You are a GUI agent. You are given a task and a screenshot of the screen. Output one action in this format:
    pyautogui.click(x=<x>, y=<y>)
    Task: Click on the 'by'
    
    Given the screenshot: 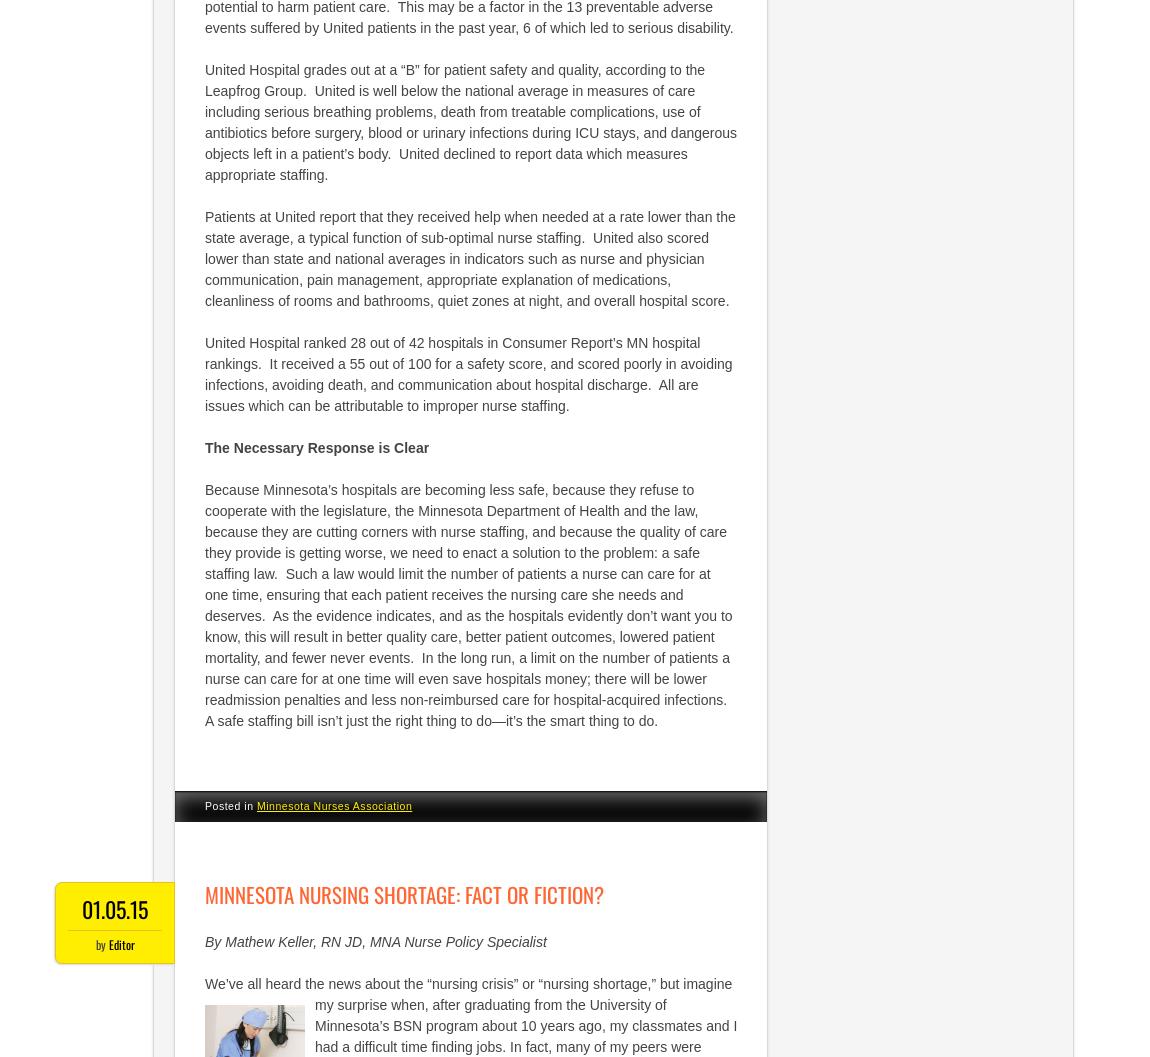 What is the action you would take?
    pyautogui.click(x=93, y=944)
    